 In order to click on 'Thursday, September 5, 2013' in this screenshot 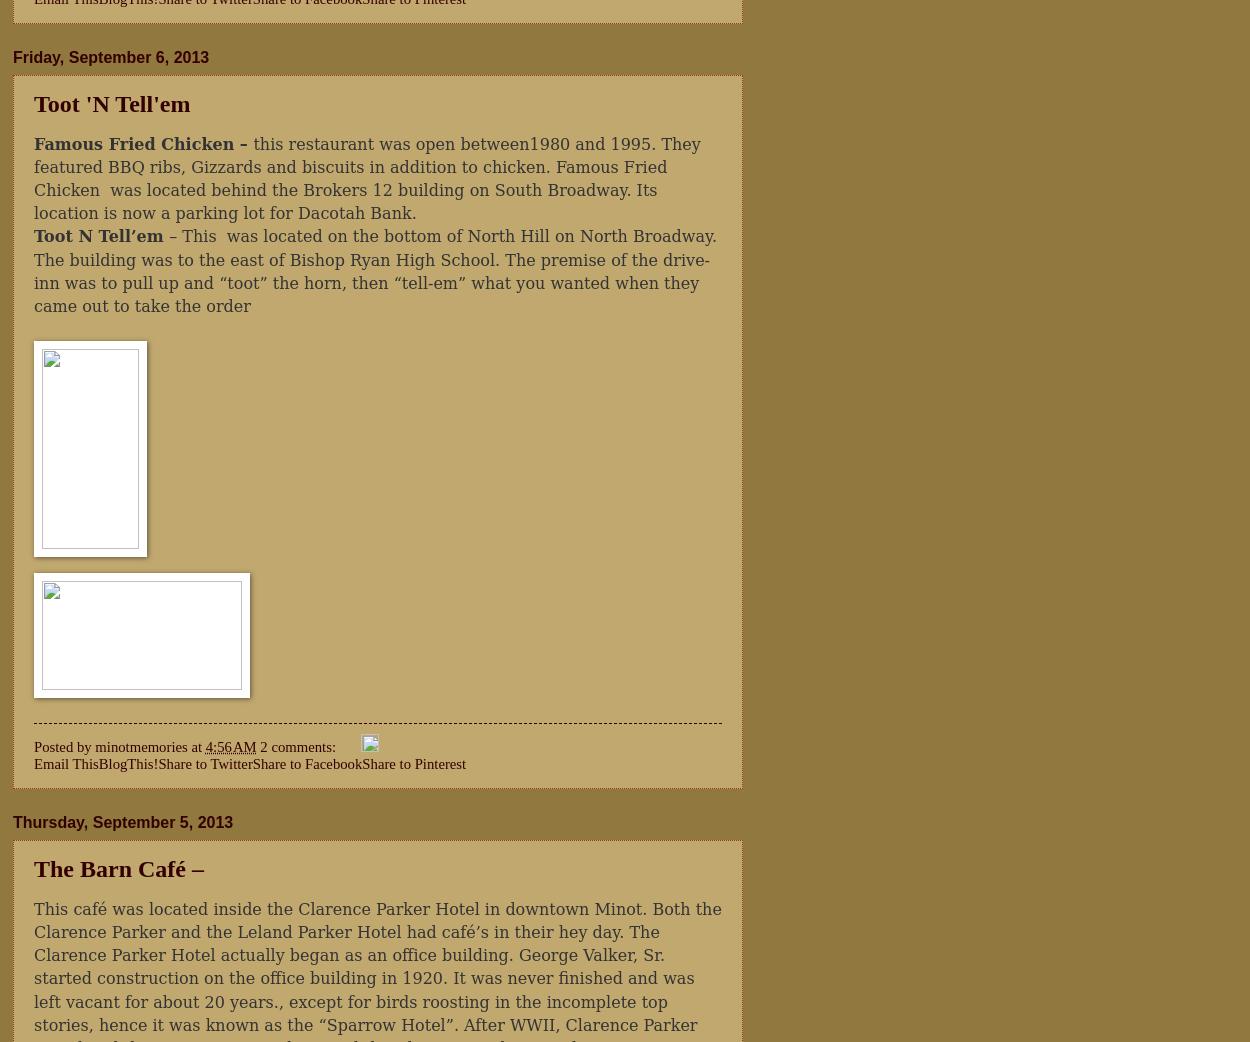, I will do `click(122, 822)`.